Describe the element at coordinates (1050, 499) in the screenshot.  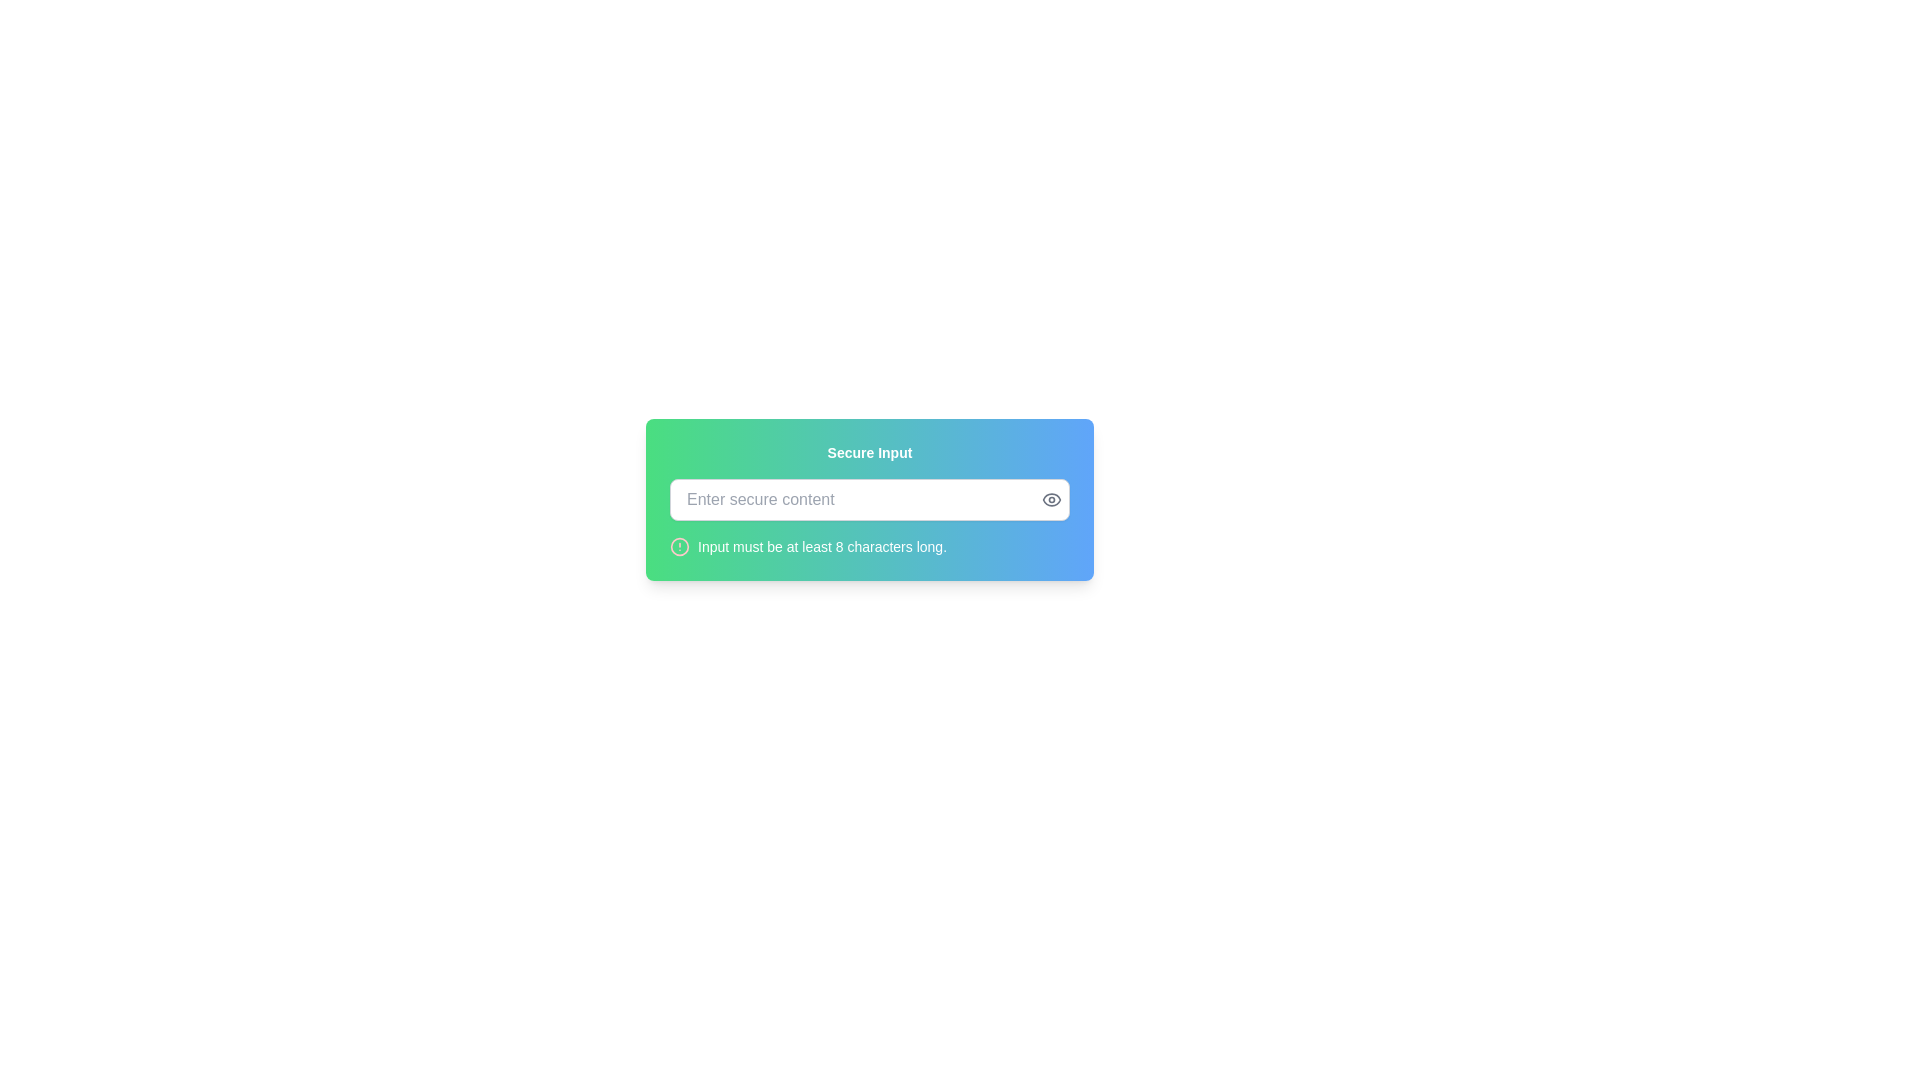
I see `the eye-shaped visibility toggle button, which is styled in gray and located at the far right of the password input field` at that location.